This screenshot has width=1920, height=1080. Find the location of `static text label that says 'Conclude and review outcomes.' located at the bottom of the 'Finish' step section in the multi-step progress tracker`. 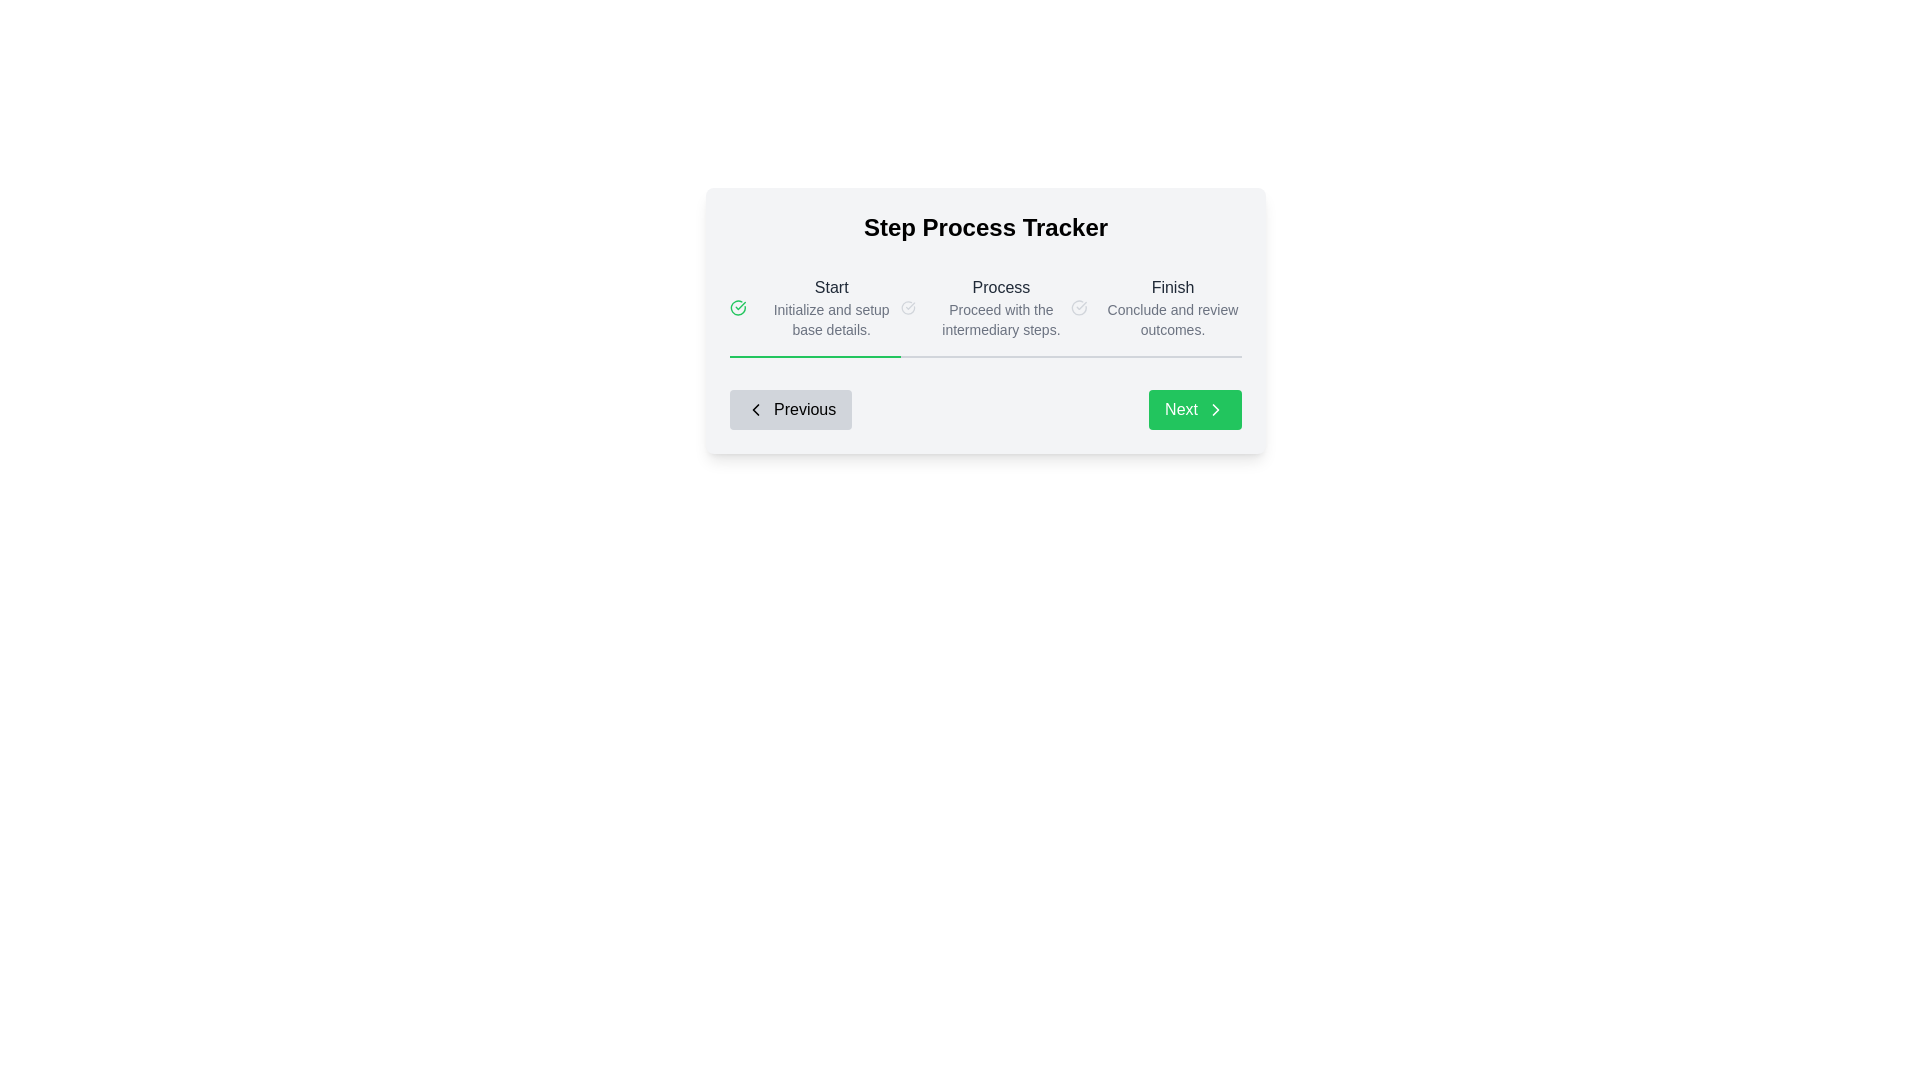

static text label that says 'Conclude and review outcomes.' located at the bottom of the 'Finish' step section in the multi-step progress tracker is located at coordinates (1172, 319).